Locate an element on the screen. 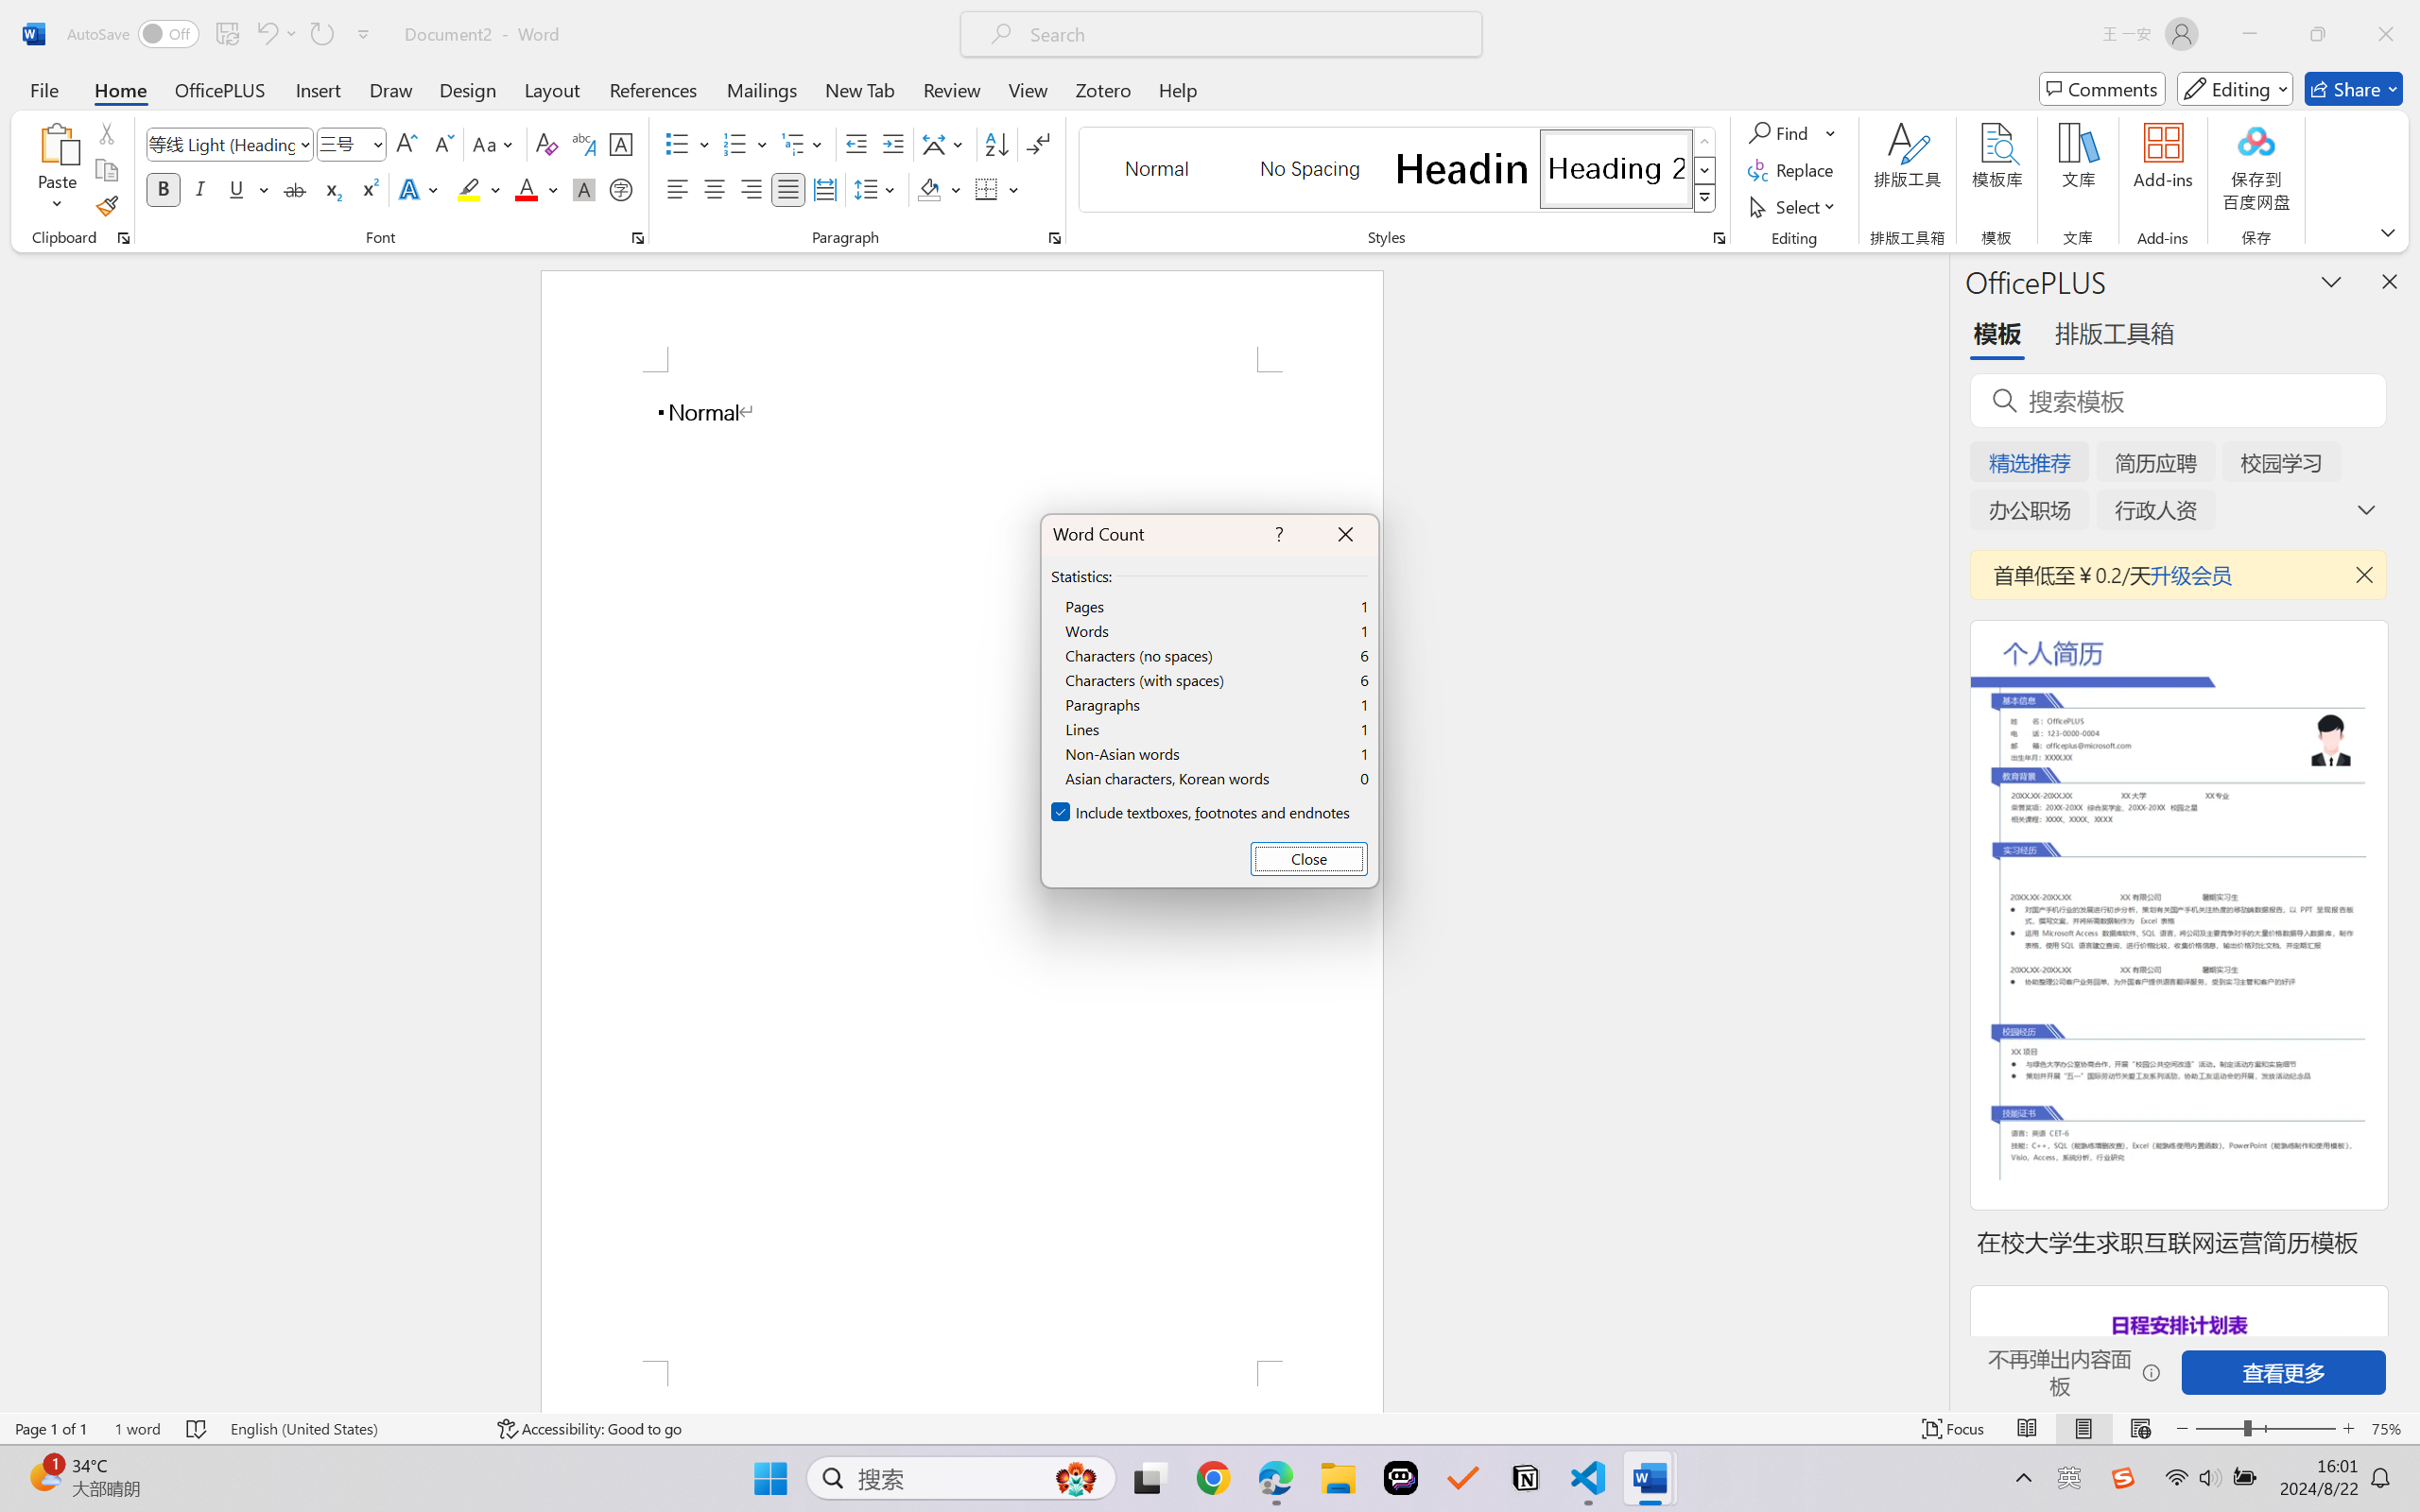 This screenshot has height=1512, width=2420. 'Draw' is located at coordinates (391, 88).